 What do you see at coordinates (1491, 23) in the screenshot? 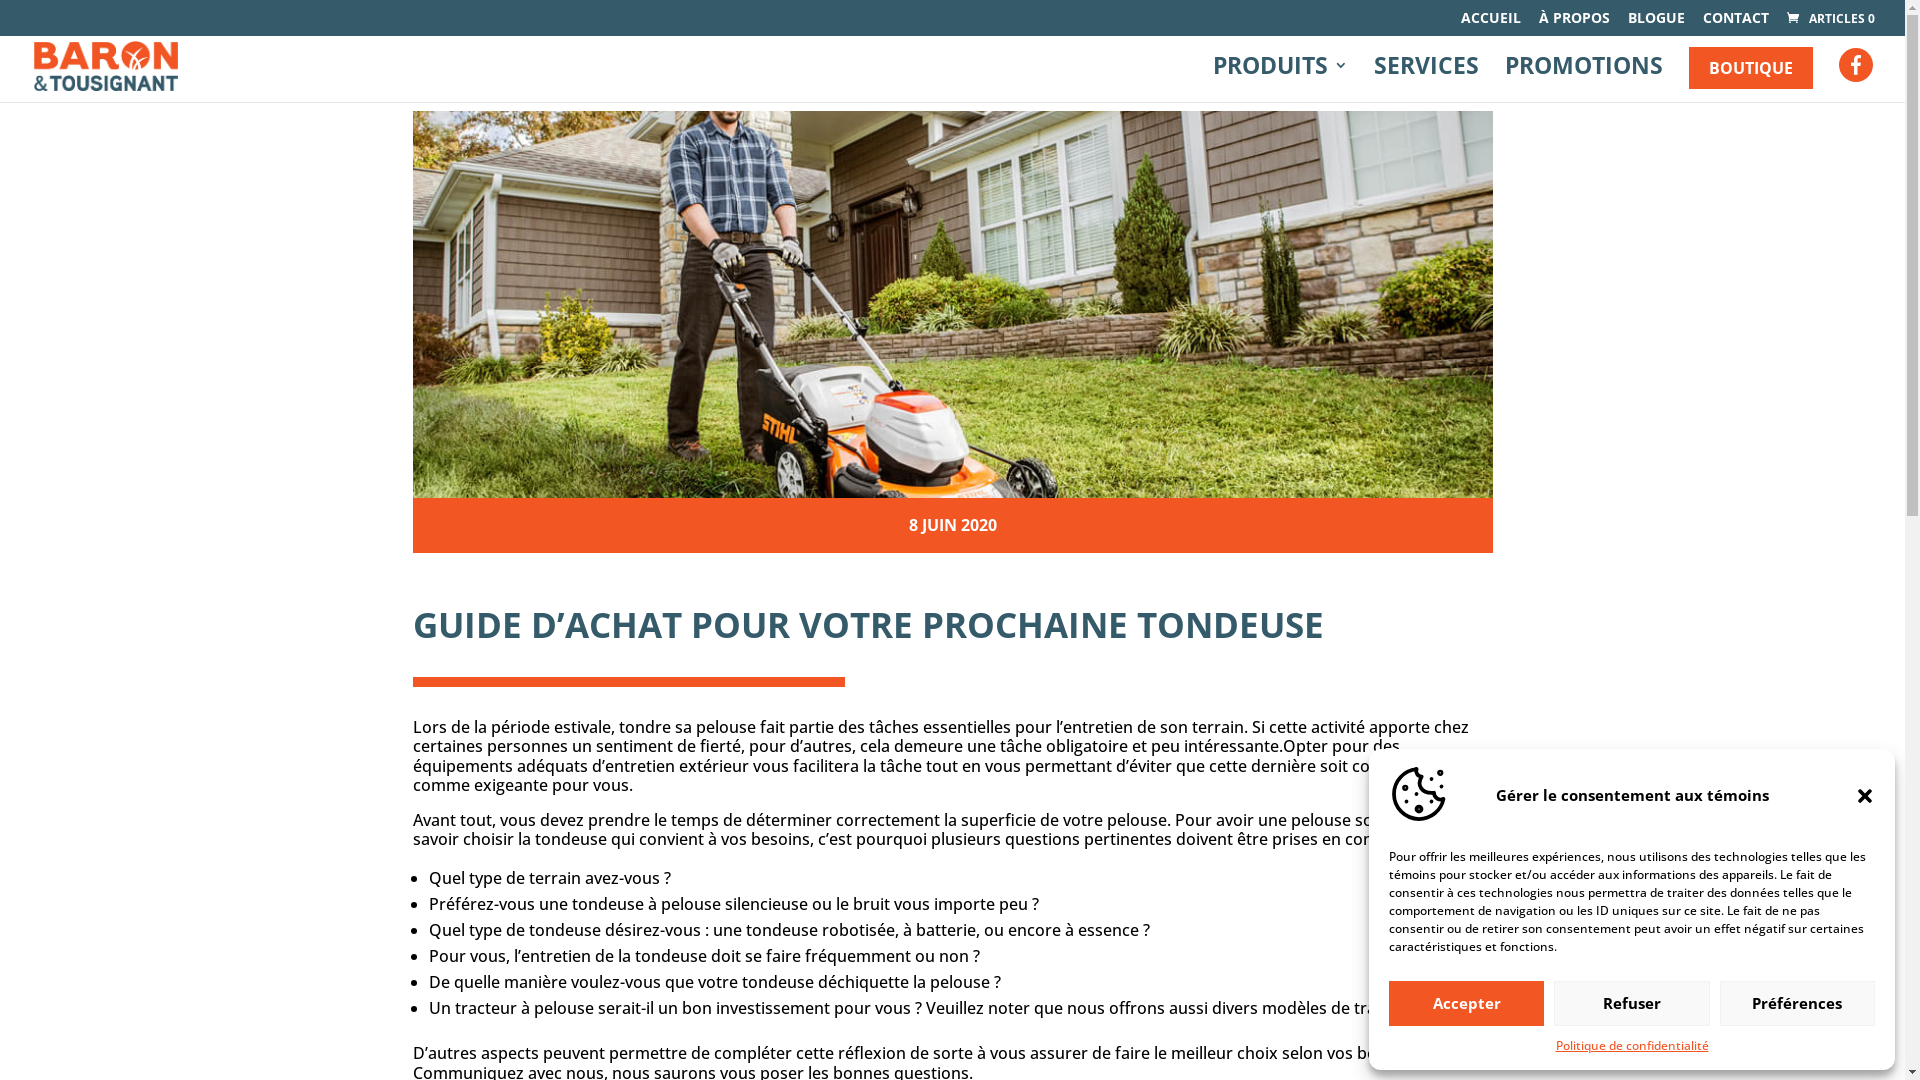
I see `'ACCUEIL'` at bounding box center [1491, 23].